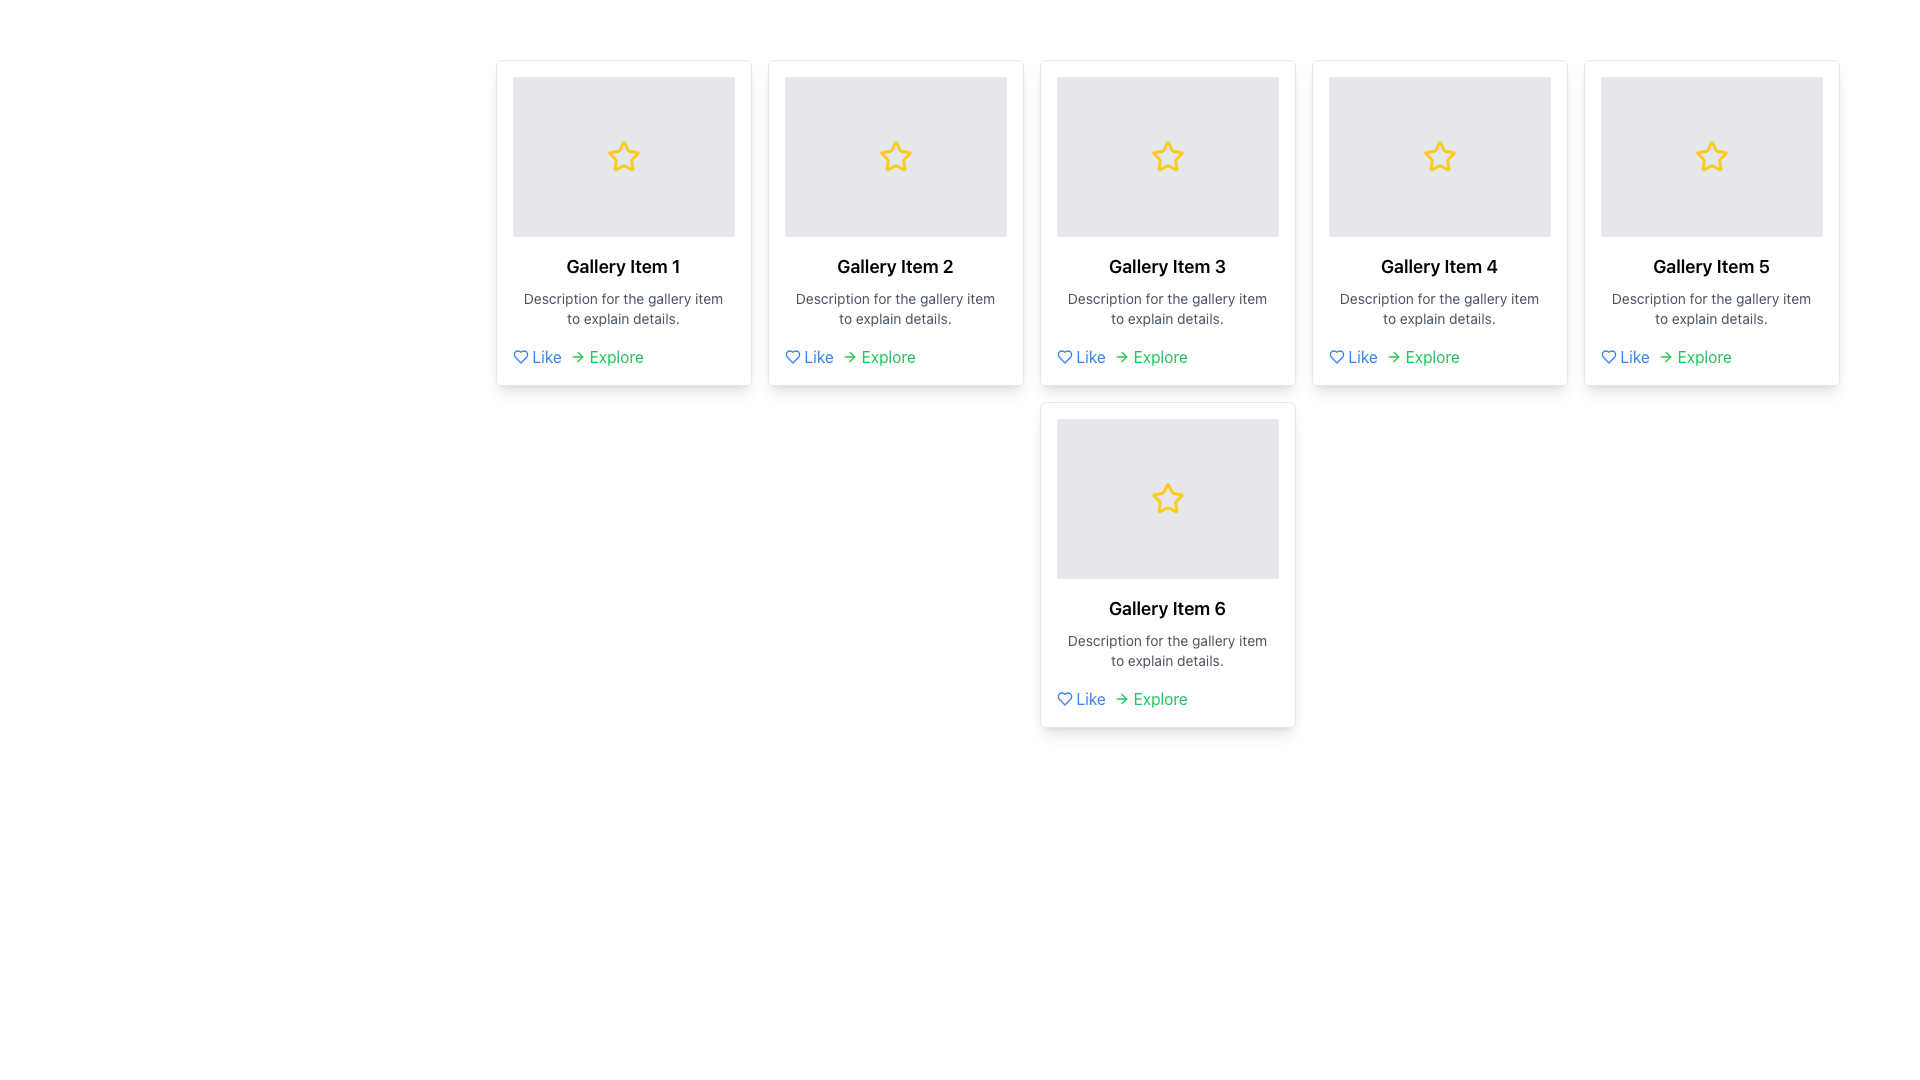 Image resolution: width=1920 pixels, height=1080 pixels. Describe the element at coordinates (1710, 155) in the screenshot. I see `the star icon in the preview section of the card titled 'Gallery Item 5', which serves as a visual indicator for a rating or favorite marker` at that location.